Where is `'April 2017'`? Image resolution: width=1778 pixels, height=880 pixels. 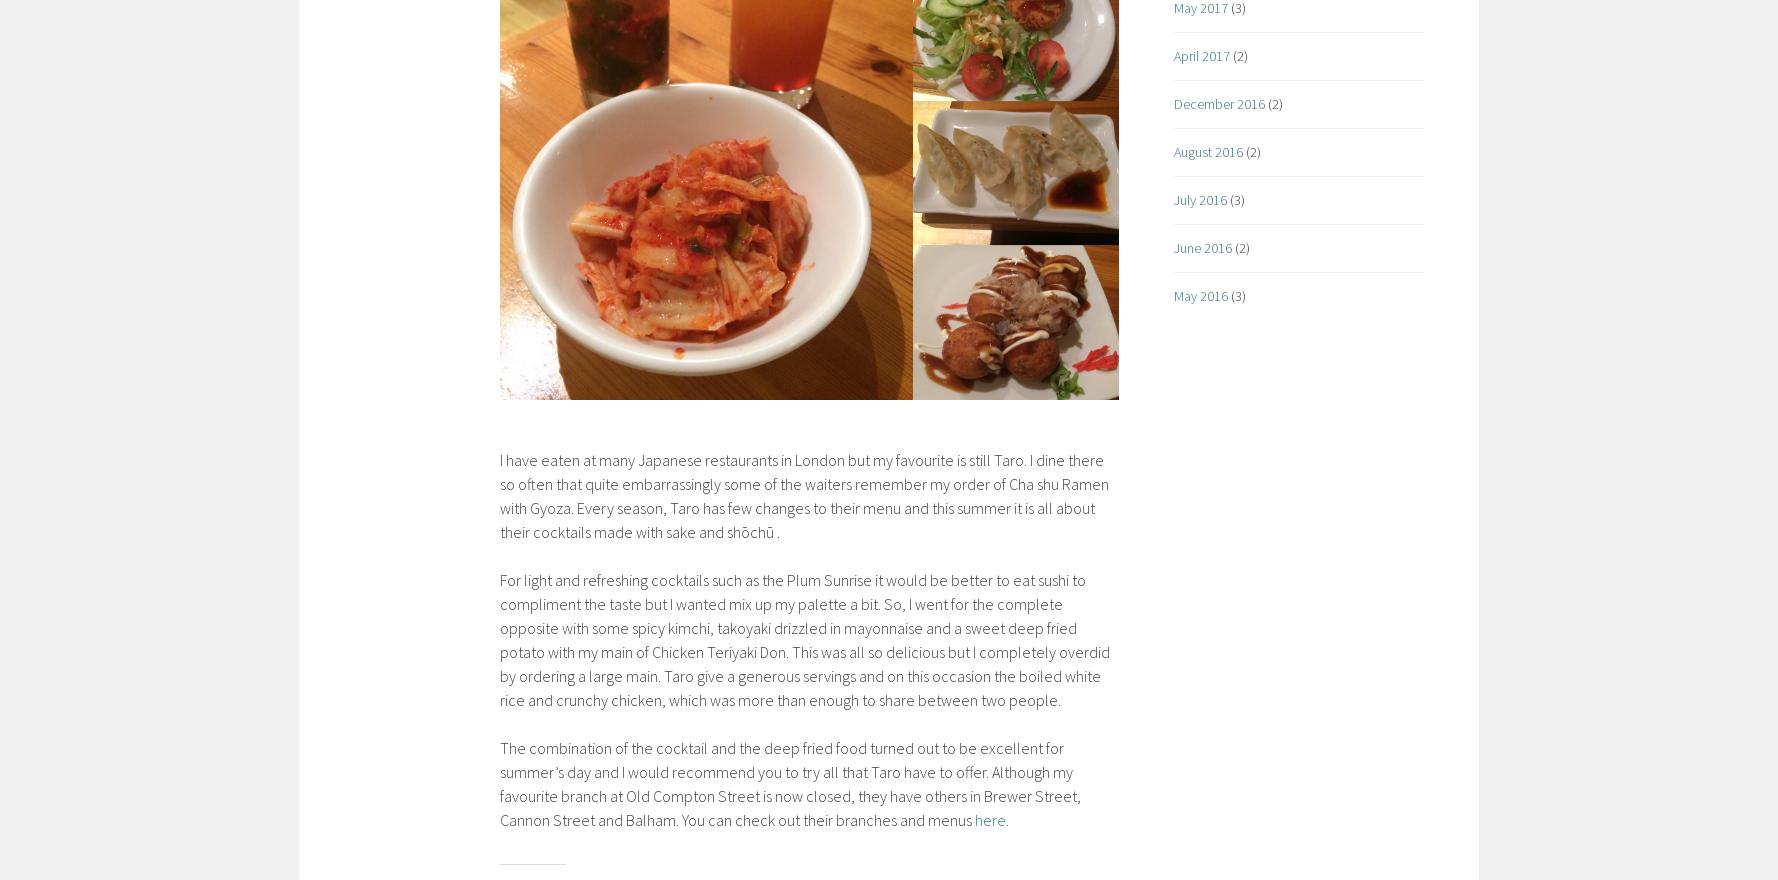
'April 2017' is located at coordinates (1201, 55).